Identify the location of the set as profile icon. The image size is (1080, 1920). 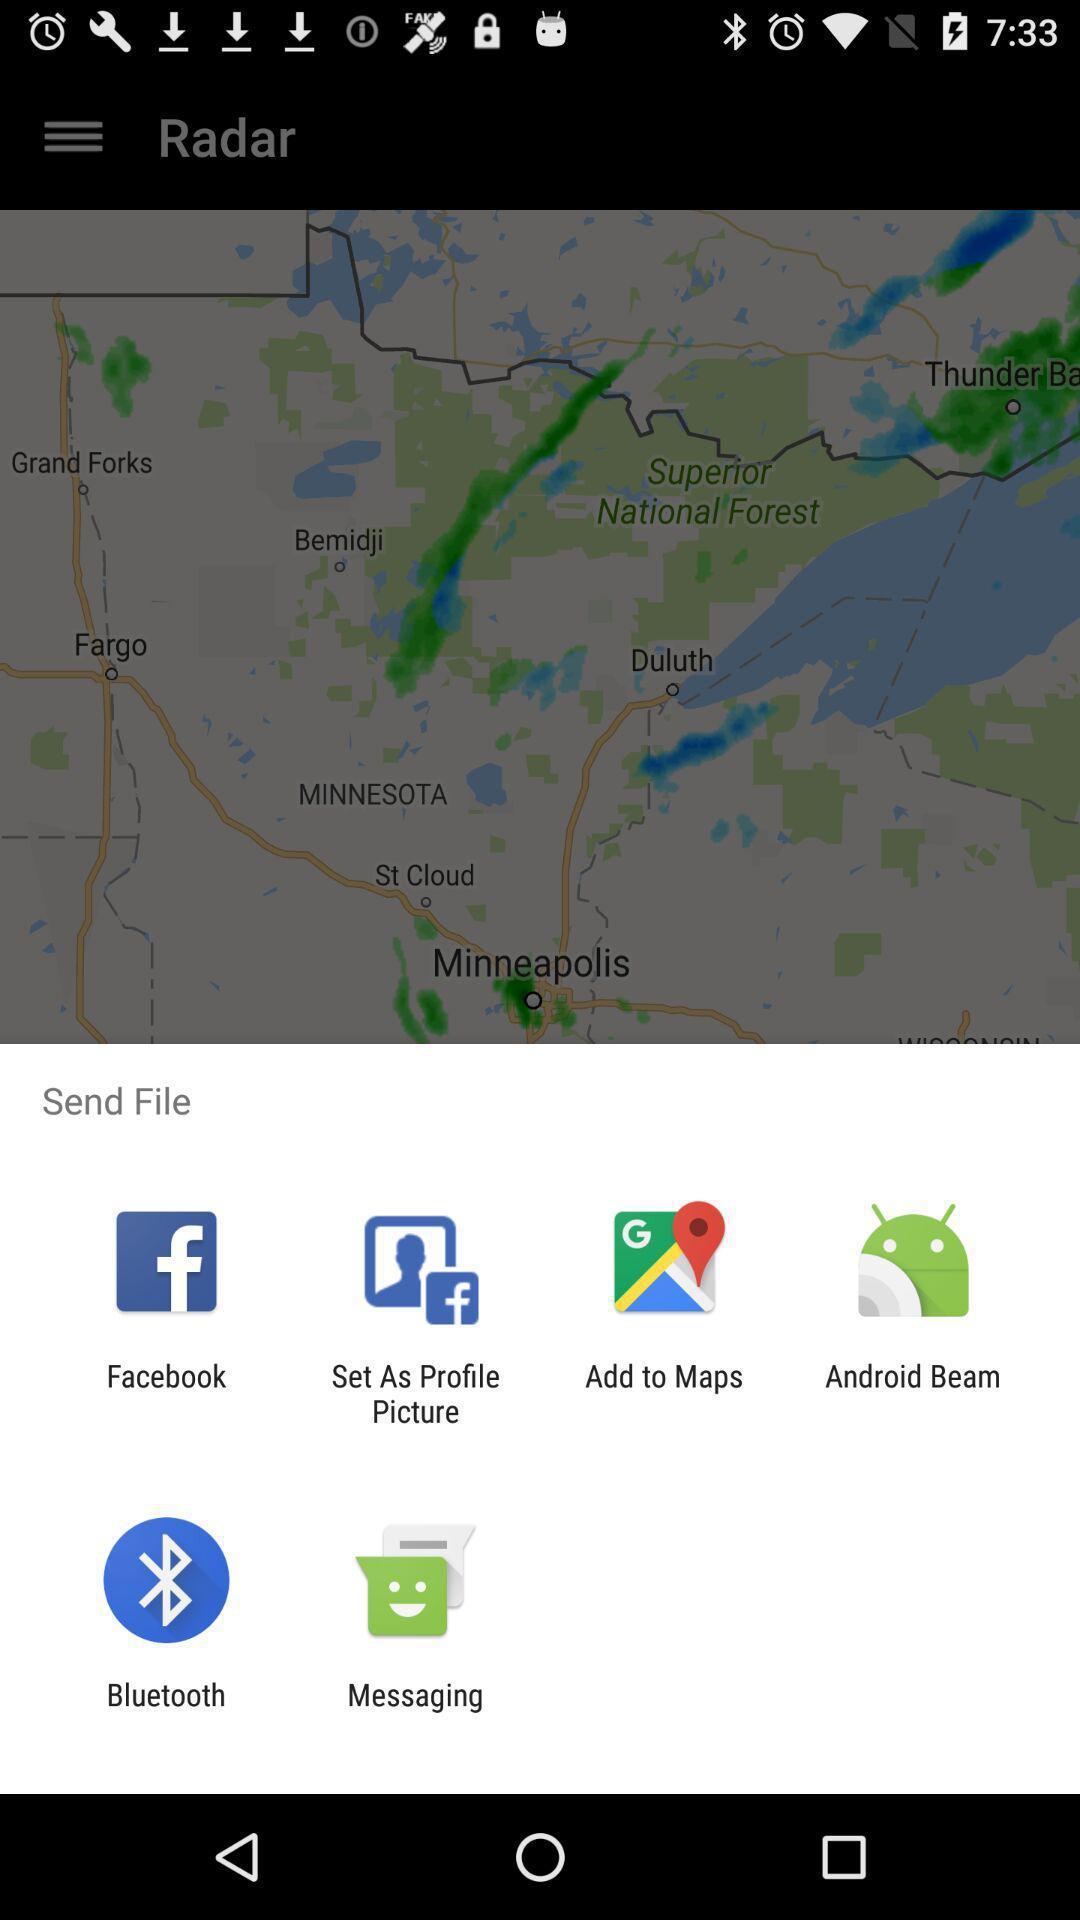
(414, 1392).